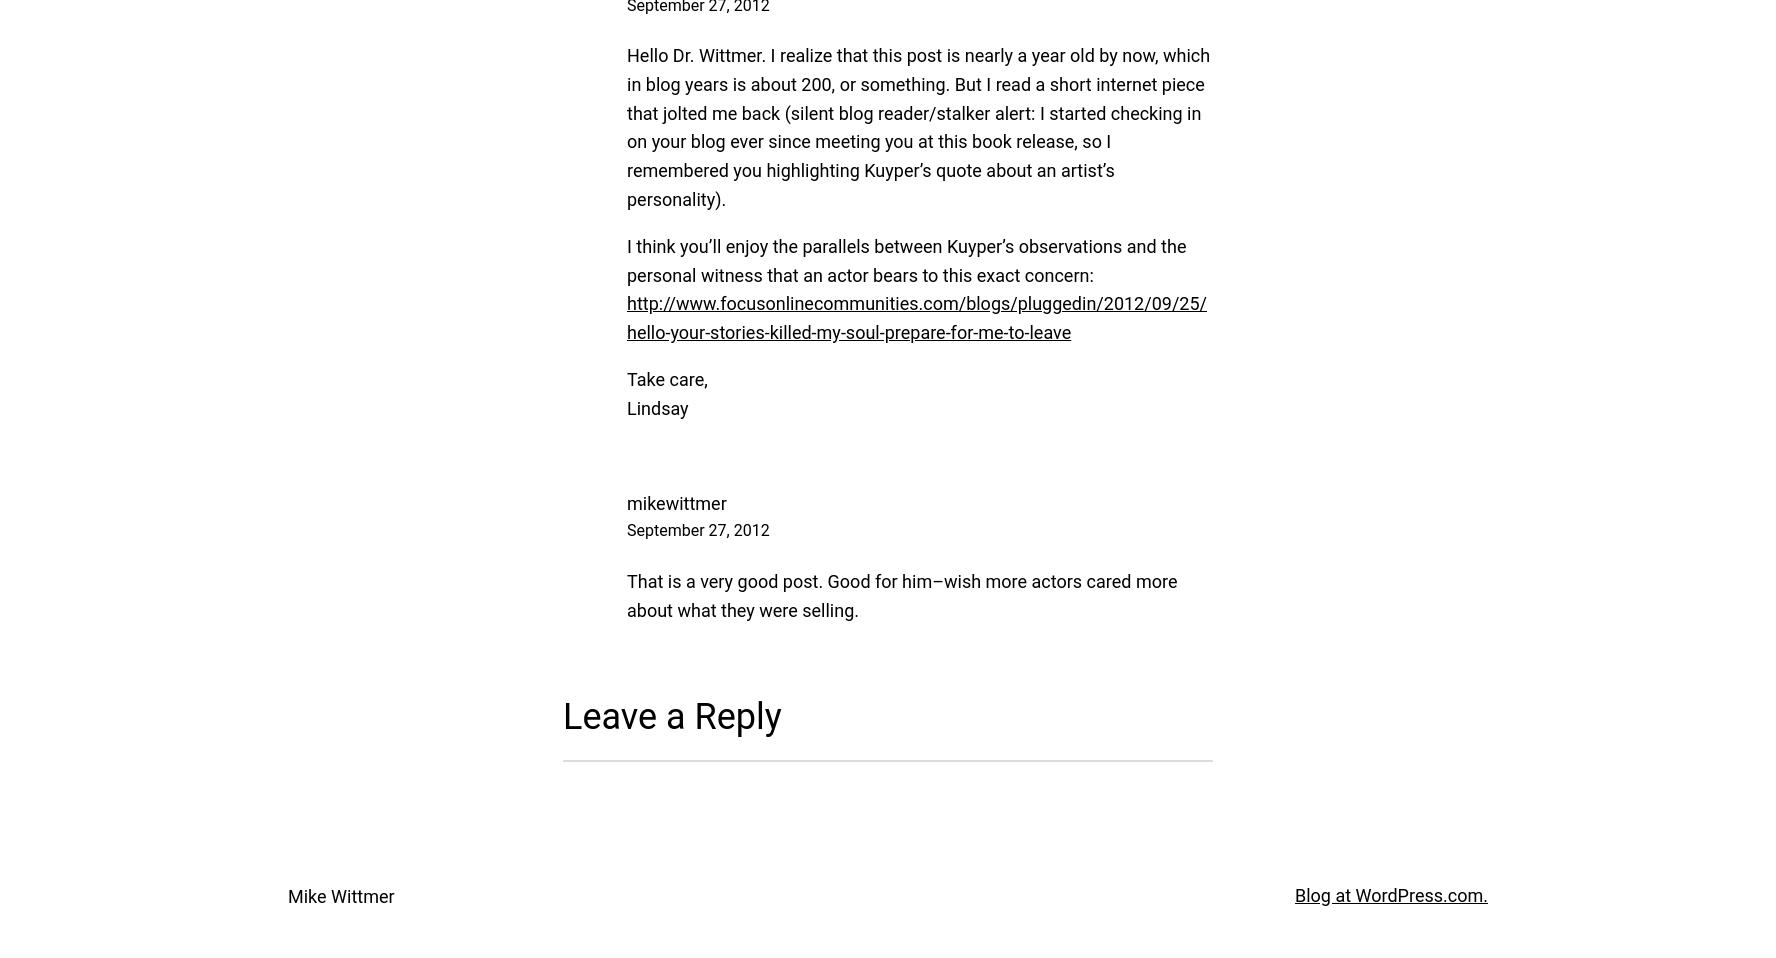 The height and width of the screenshot is (958, 1776). What do you see at coordinates (339, 895) in the screenshot?
I see `'Mike Wittmer'` at bounding box center [339, 895].